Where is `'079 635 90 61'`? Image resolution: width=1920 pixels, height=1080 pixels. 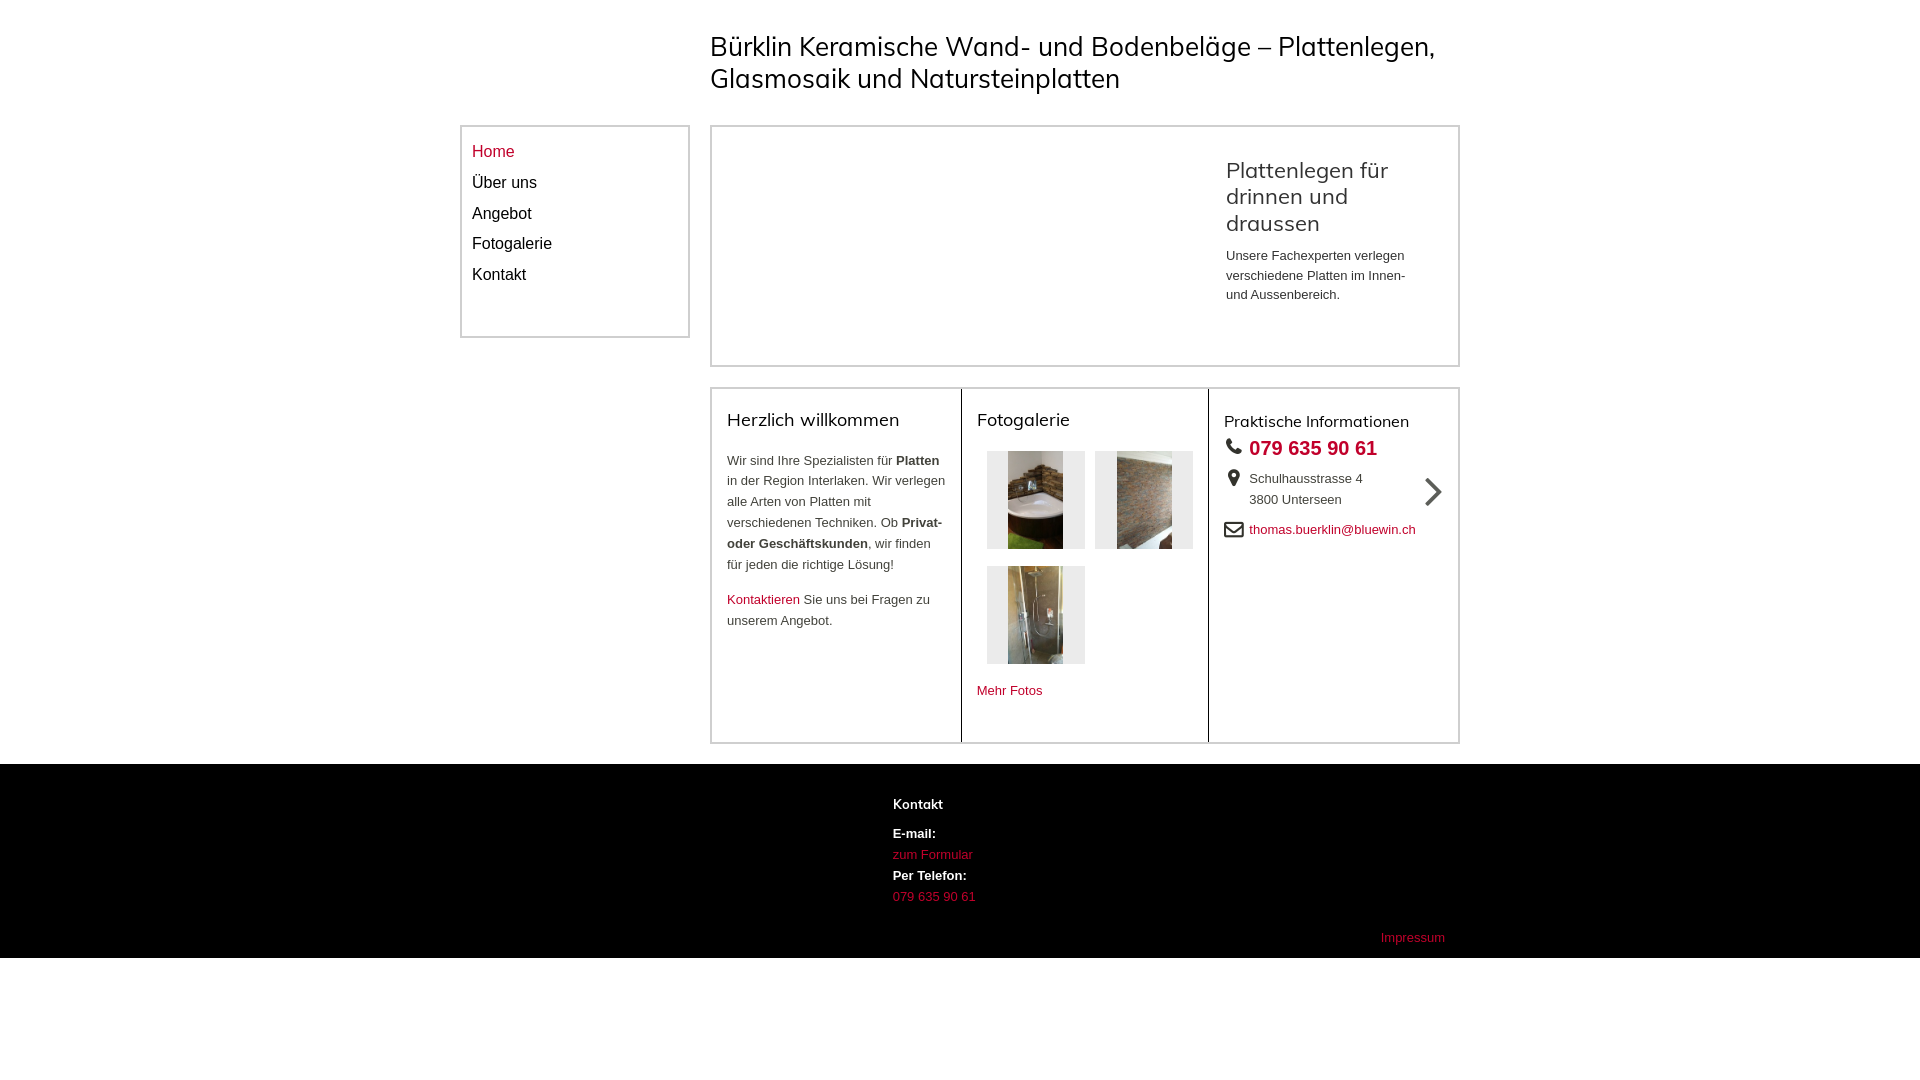 '079 635 90 61' is located at coordinates (1319, 447).